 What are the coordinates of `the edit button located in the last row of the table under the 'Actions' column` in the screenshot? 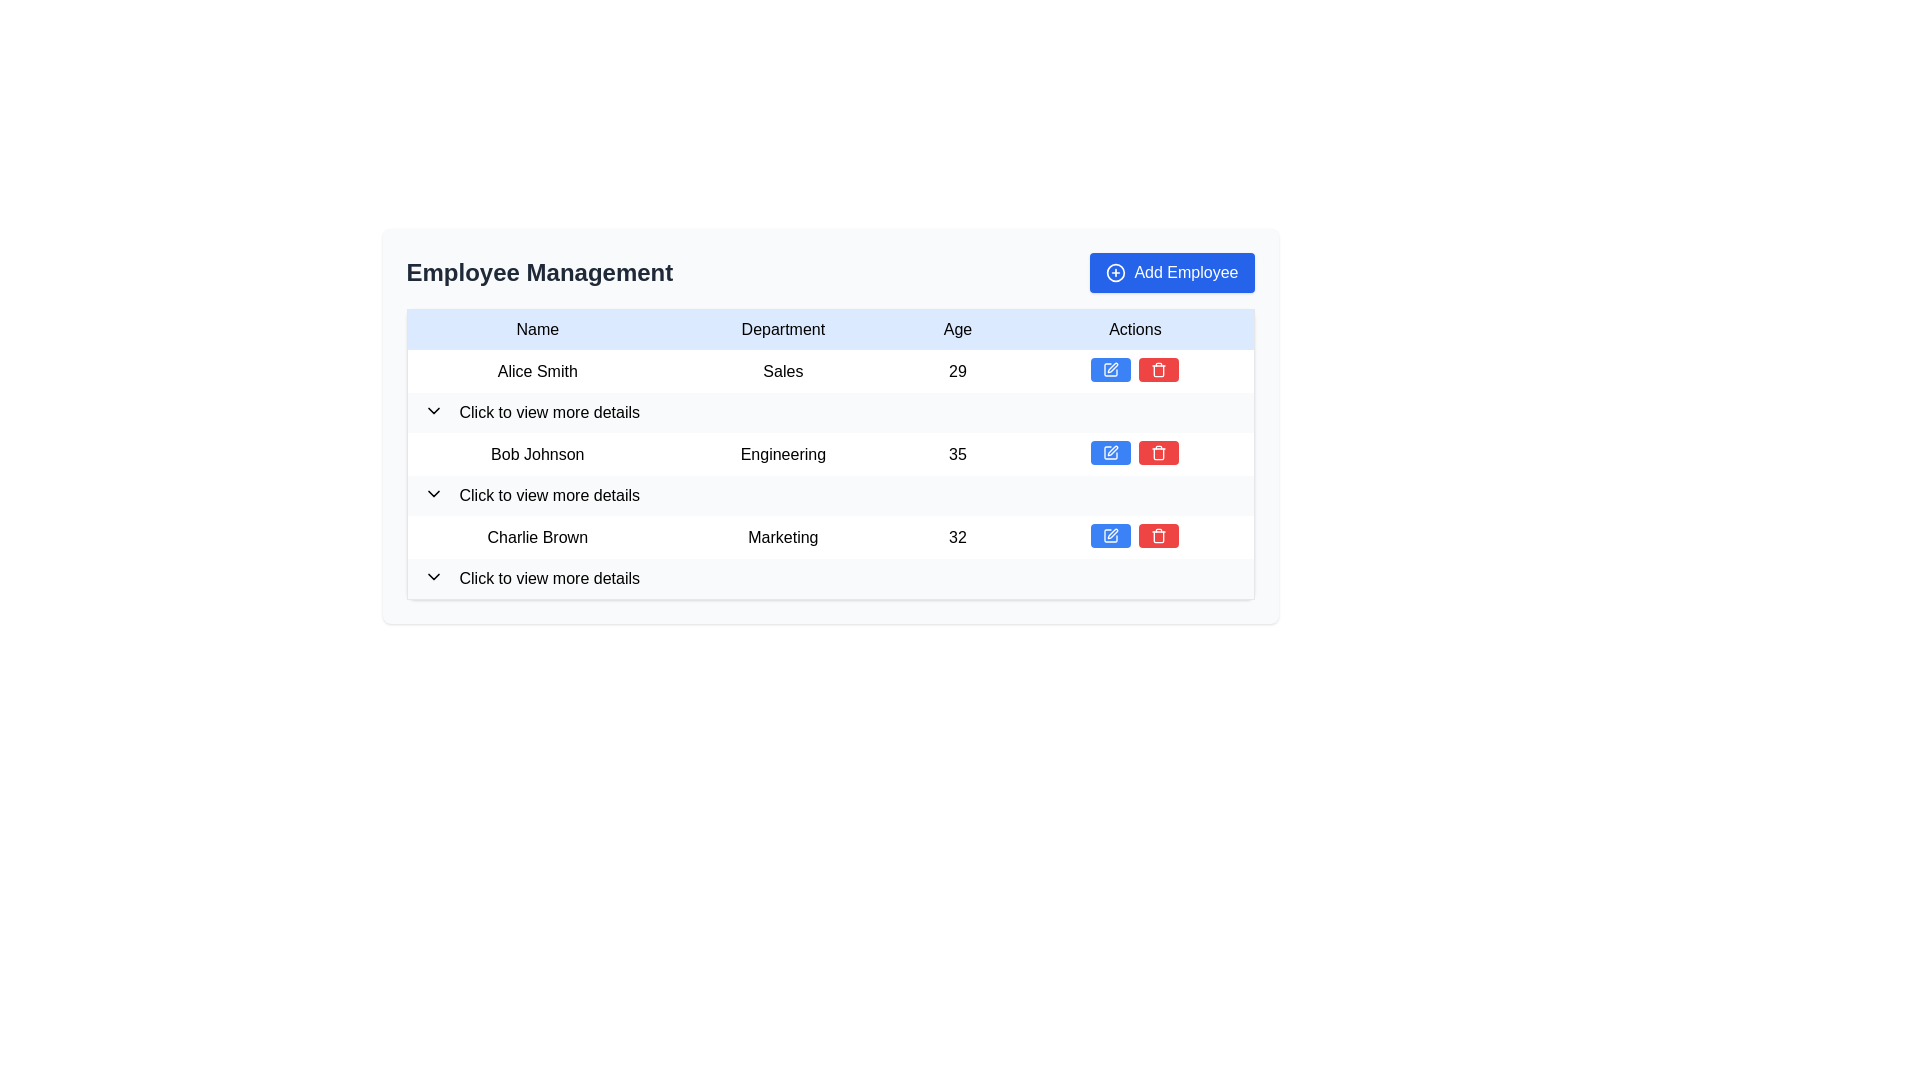 It's located at (1110, 535).